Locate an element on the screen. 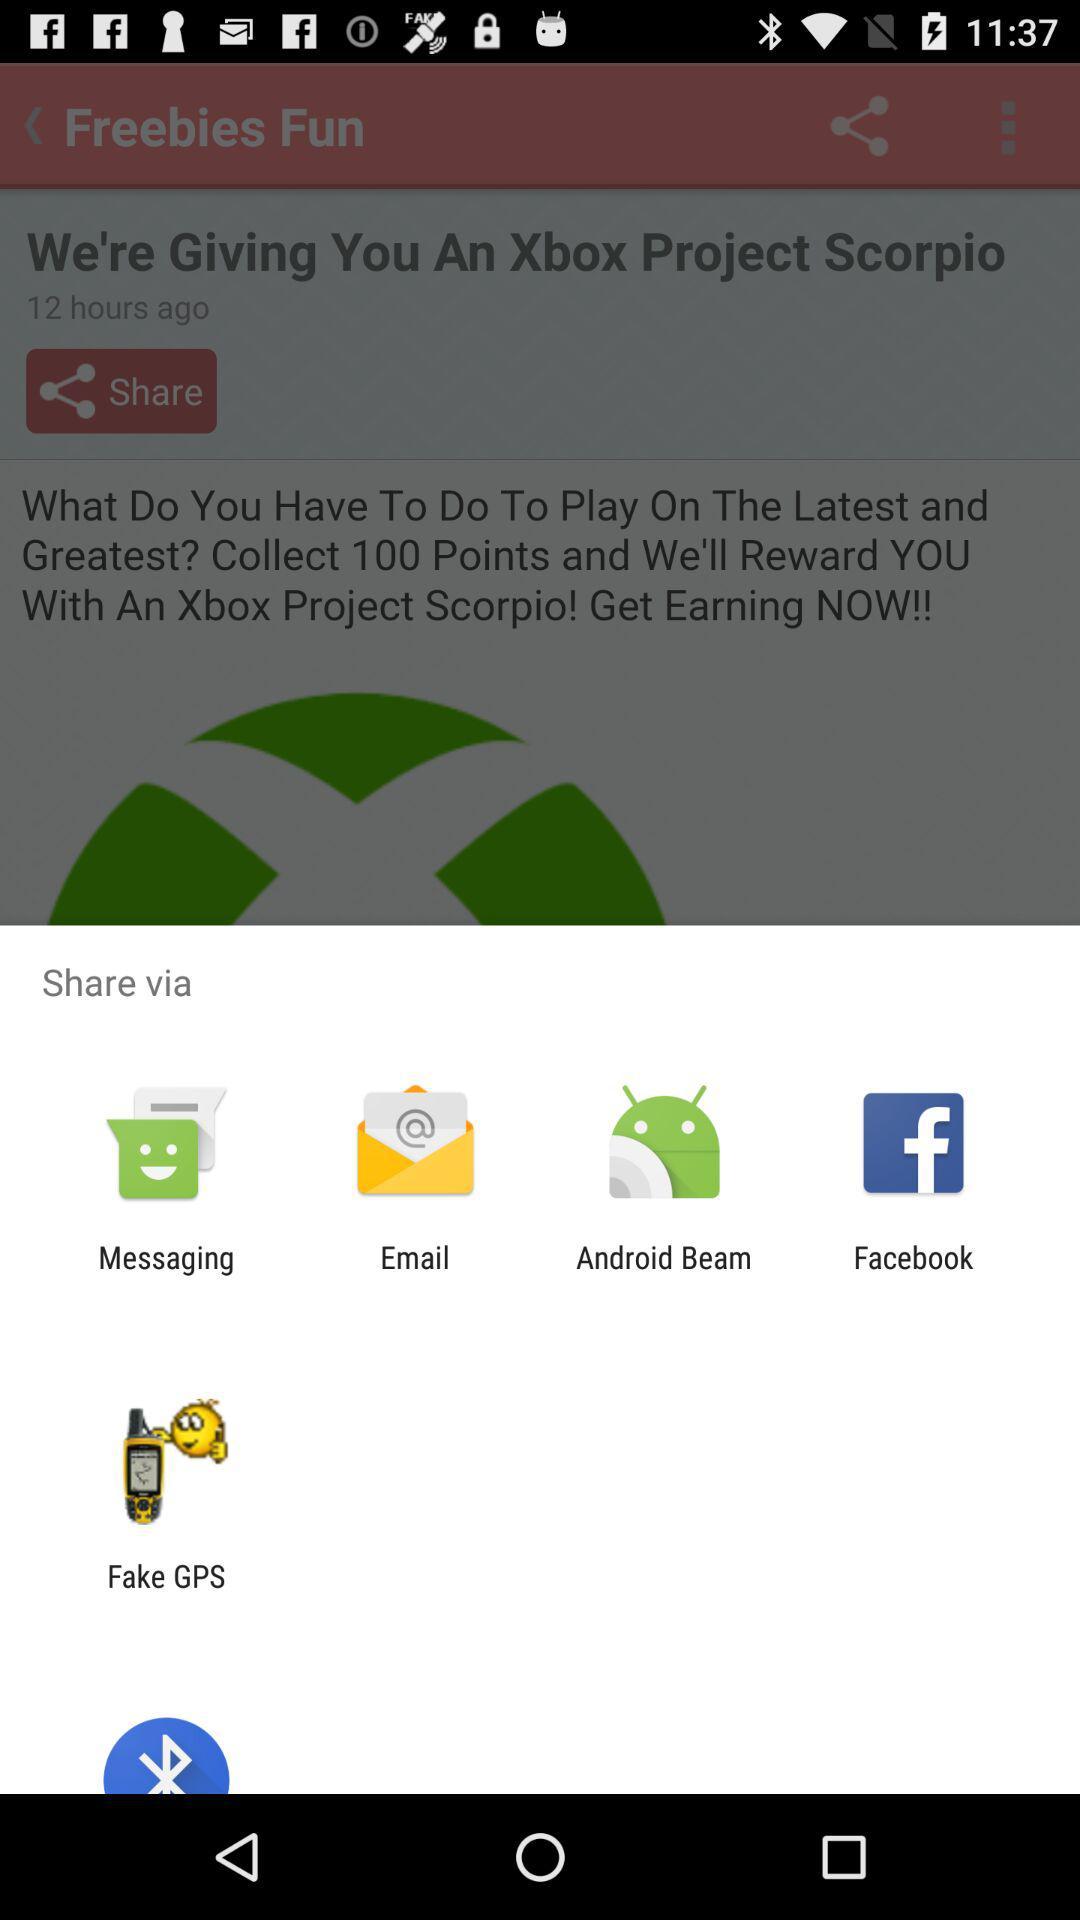  the icon next to the messaging is located at coordinates (414, 1274).